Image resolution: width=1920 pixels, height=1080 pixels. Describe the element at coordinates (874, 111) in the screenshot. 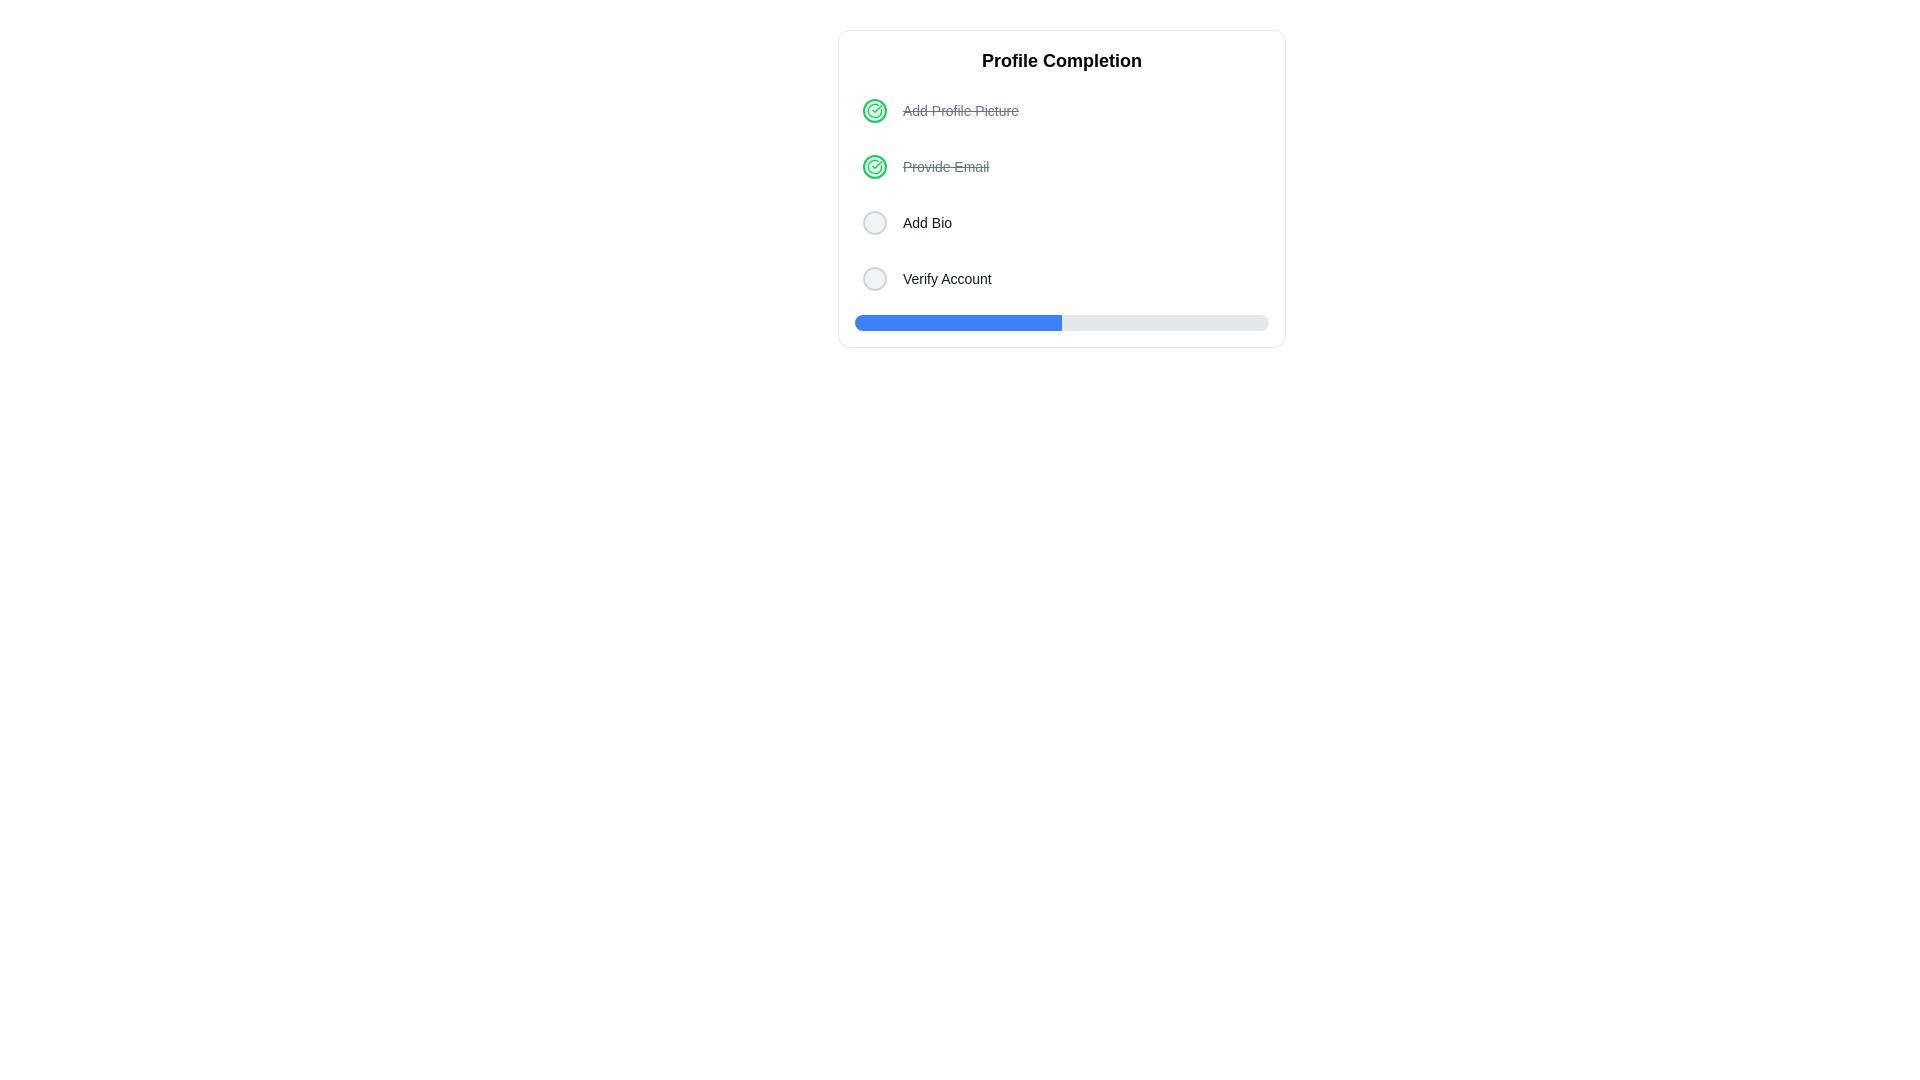

I see `the green circular graphical component within the SVG icon in the profile completion section, located to the left of the 'Provide Email' line` at that location.